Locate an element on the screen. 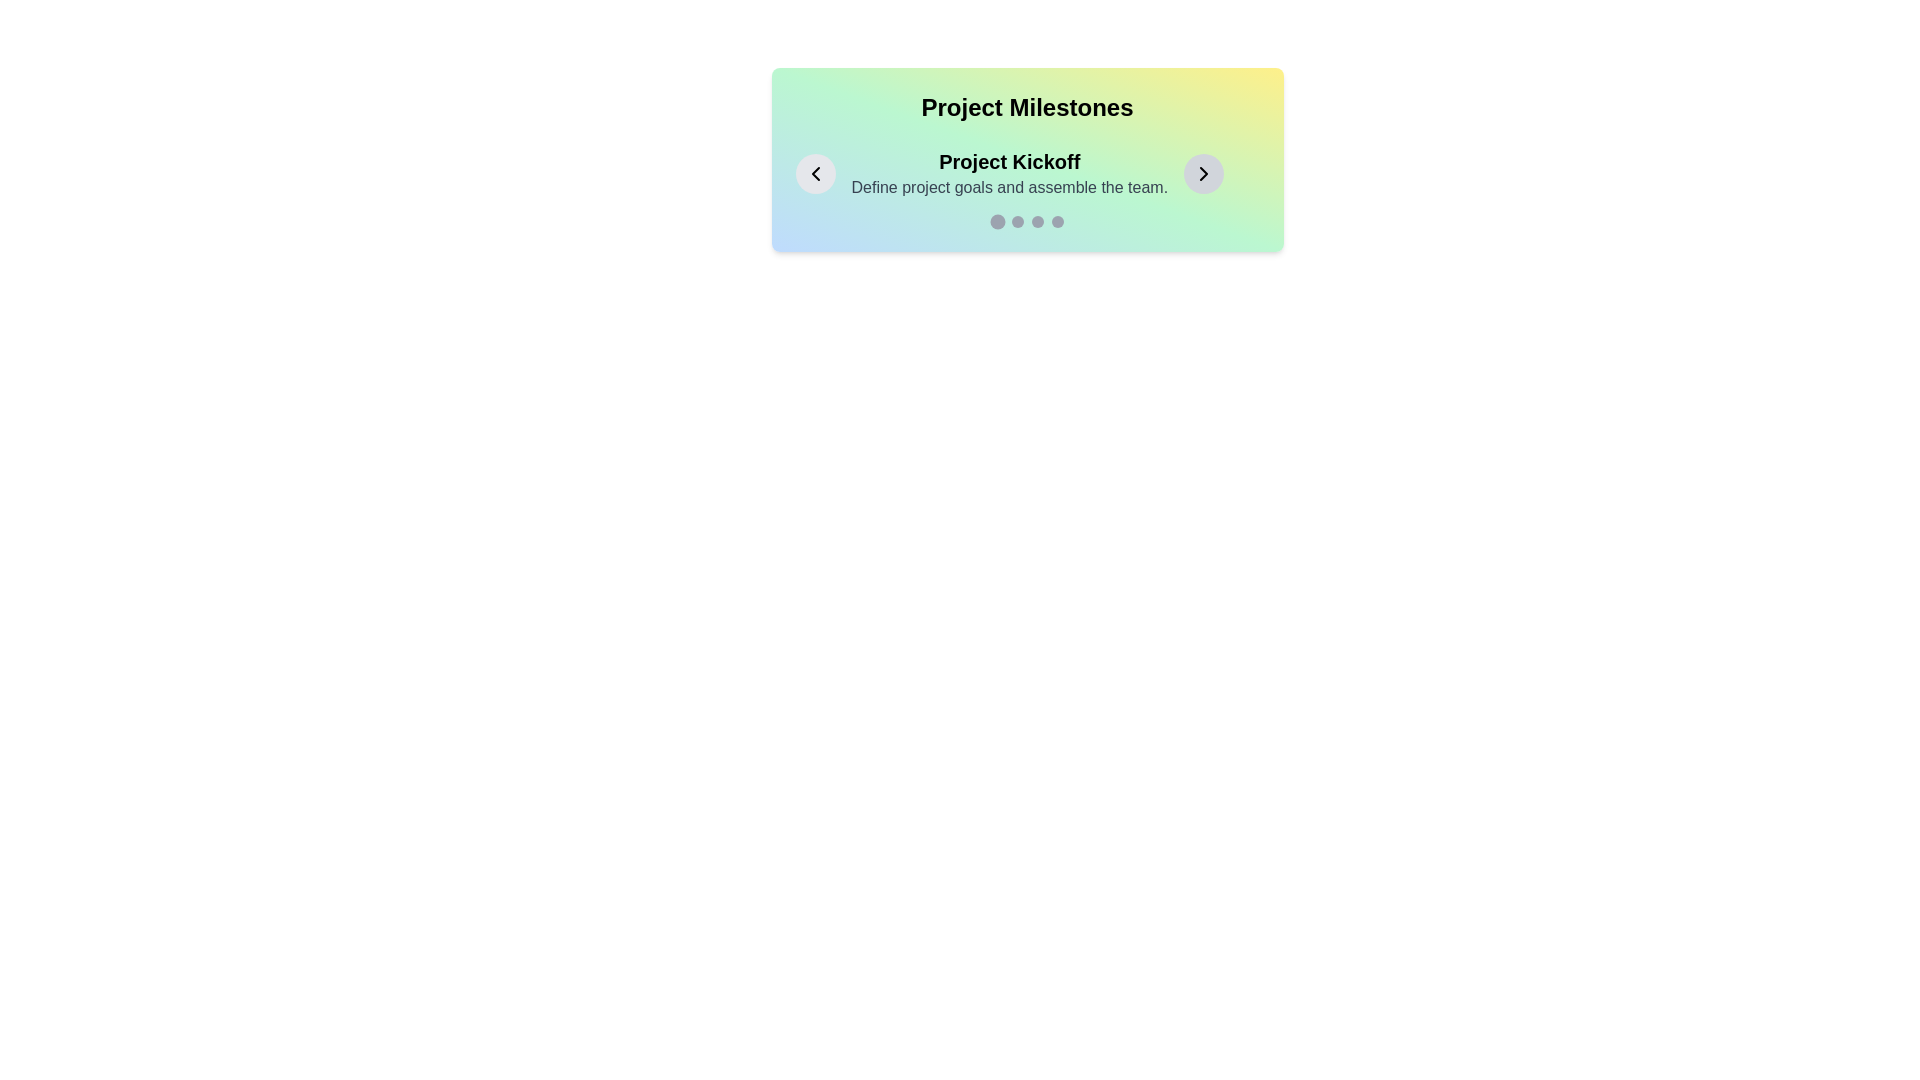 This screenshot has height=1080, width=1920. the third circular button located at the bottom center of the card interface is located at coordinates (1037, 222).